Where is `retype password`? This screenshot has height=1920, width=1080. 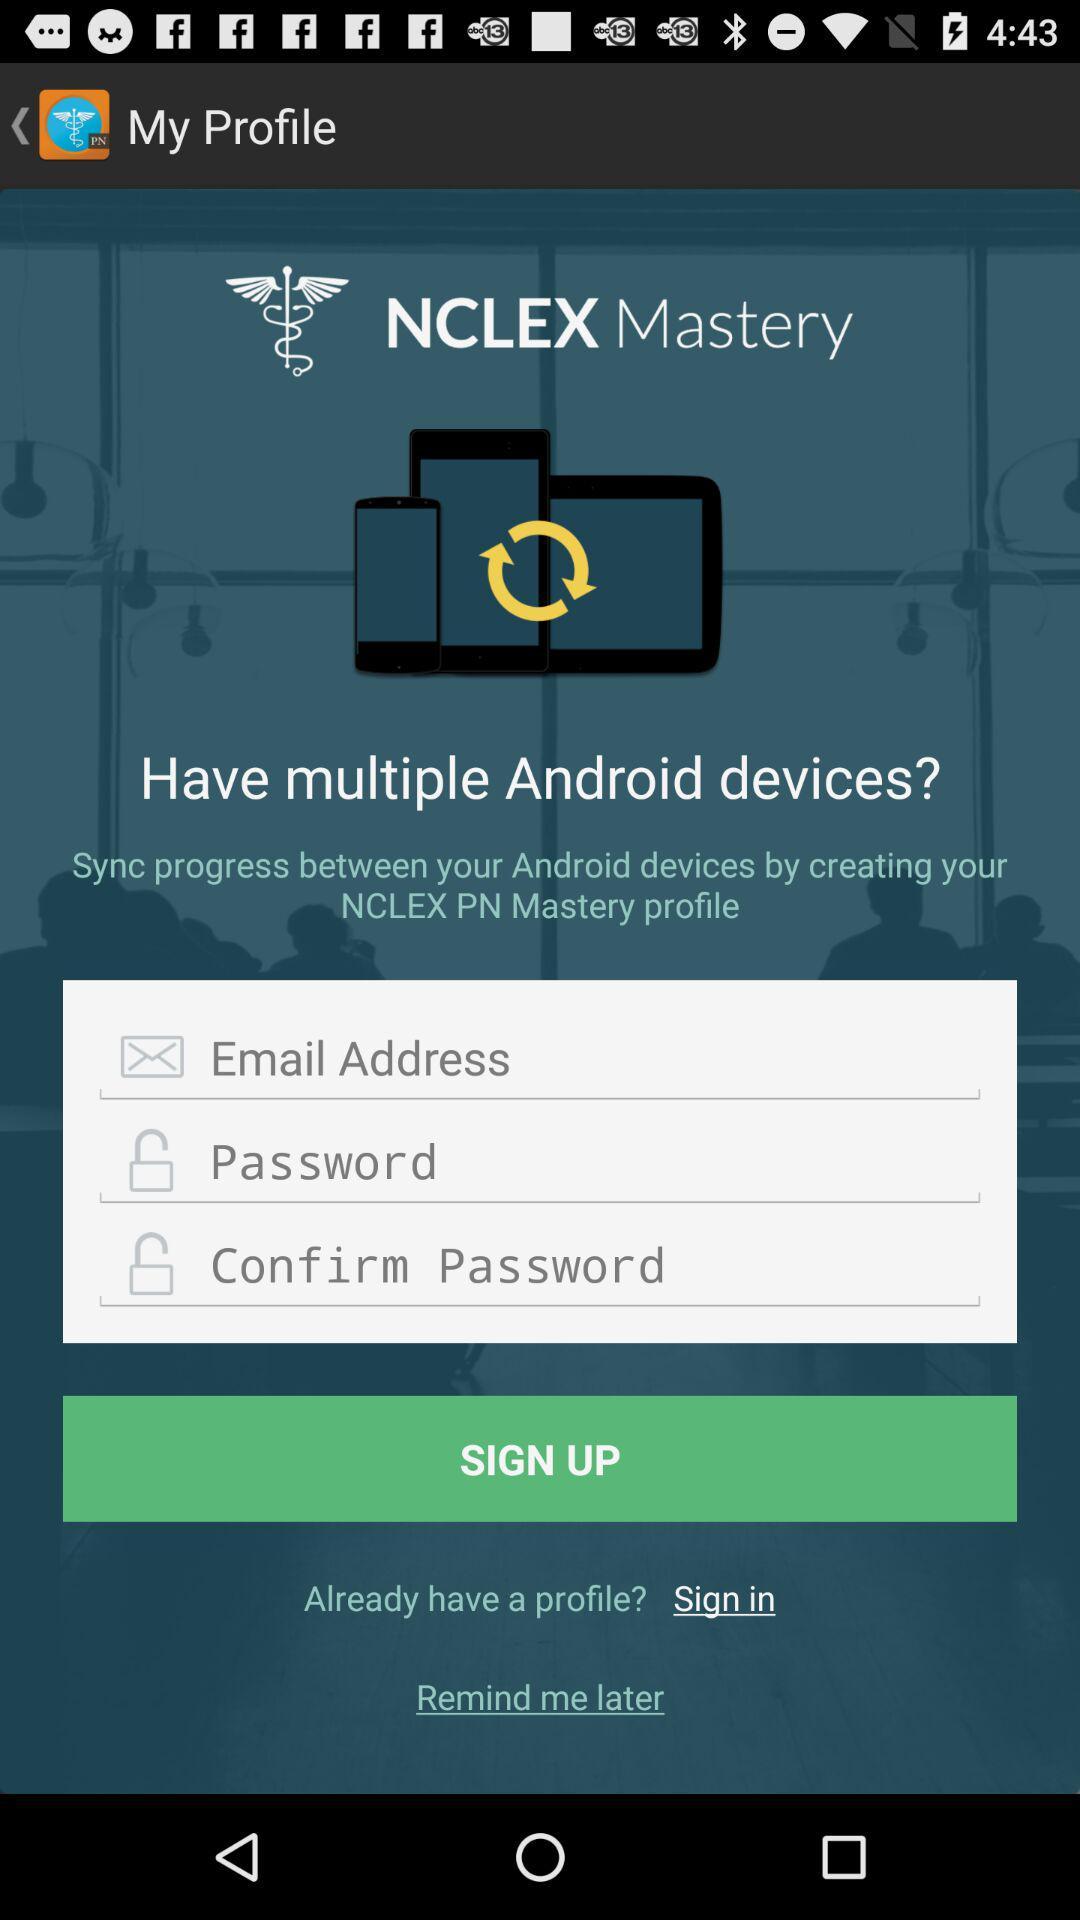
retype password is located at coordinates (540, 1264).